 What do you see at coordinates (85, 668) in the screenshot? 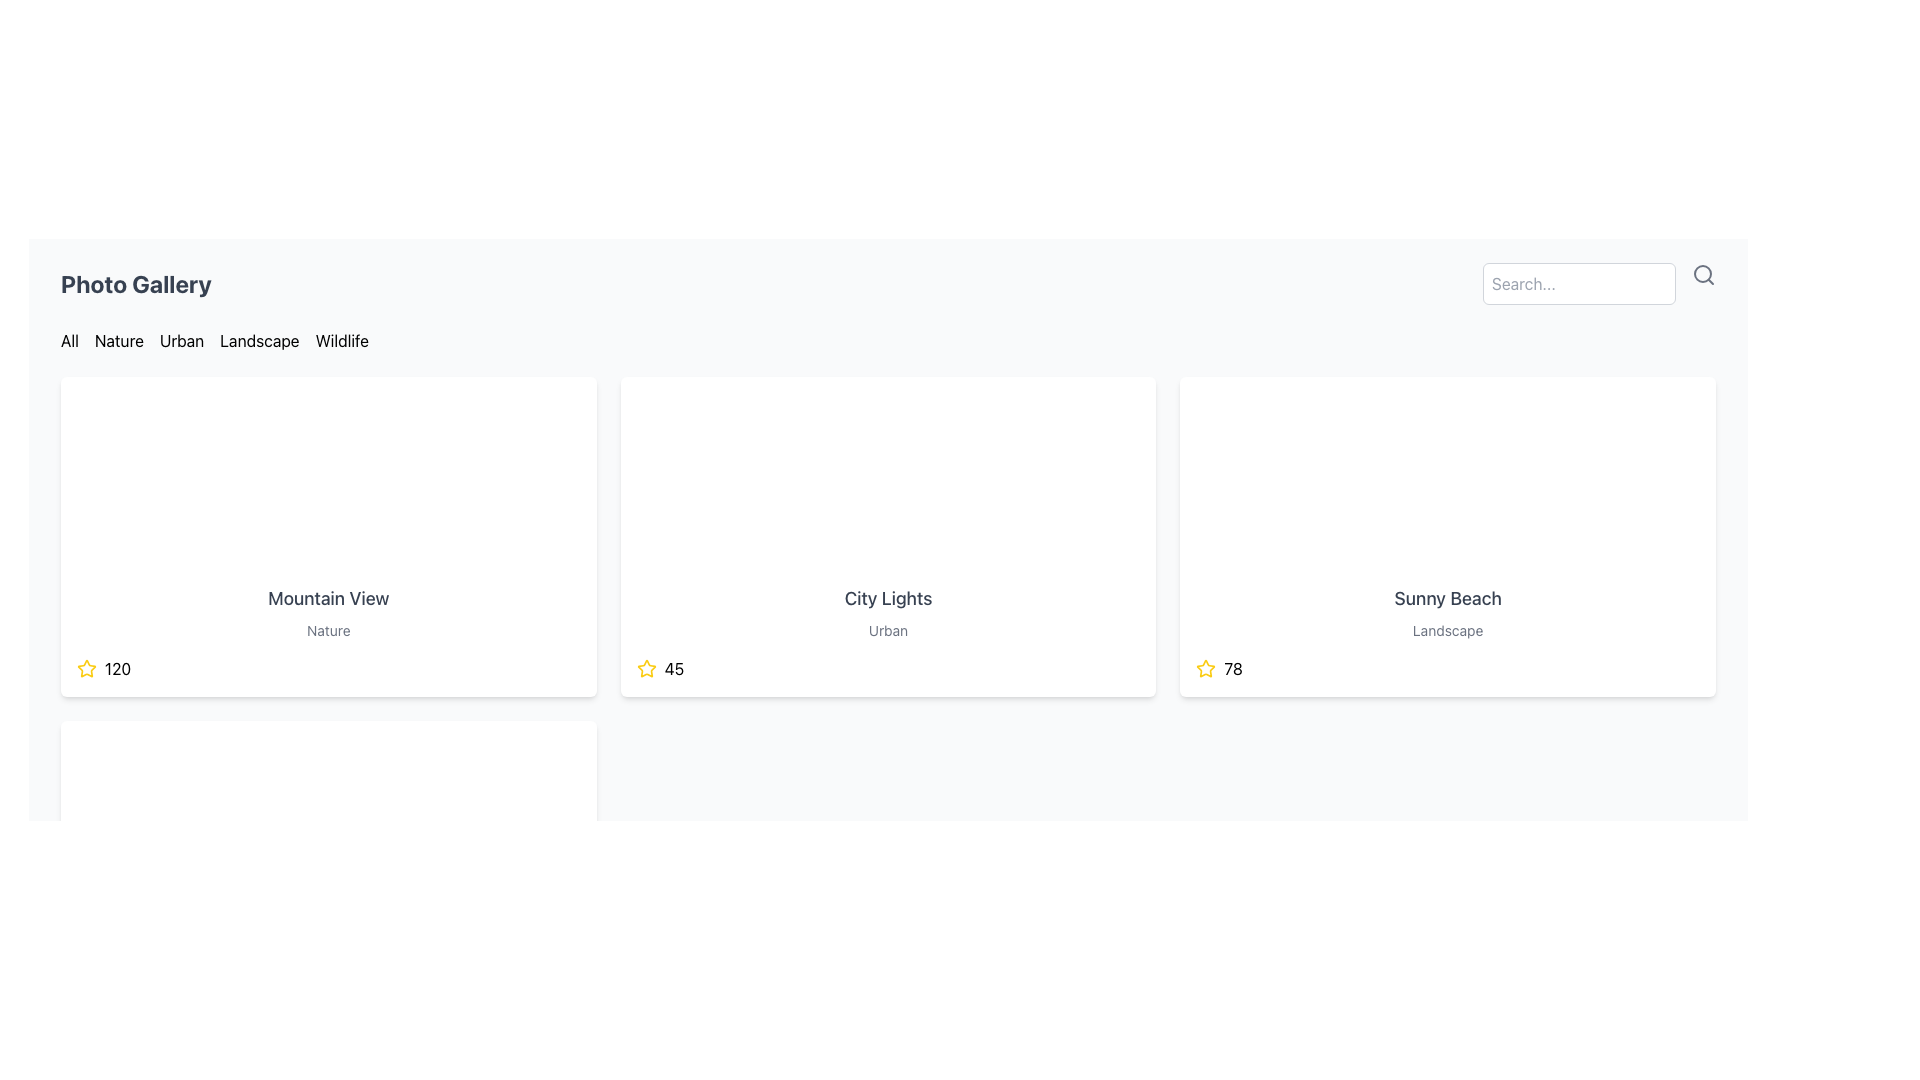
I see `the icon that indicates ratings or favorites, located to the left of the numeric text '120' in the bottom-left corner of the 'Mountain View' card` at bounding box center [85, 668].